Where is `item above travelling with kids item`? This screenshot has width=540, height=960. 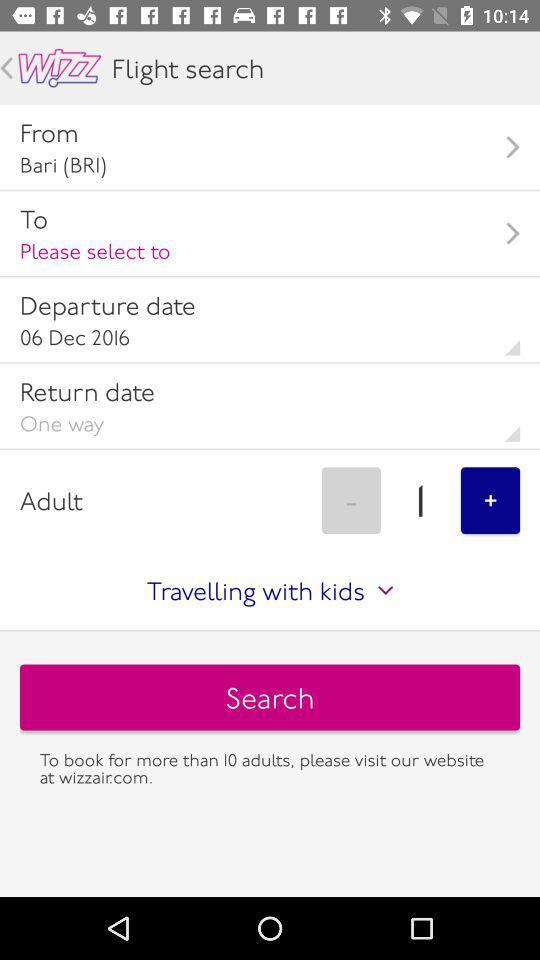 item above travelling with kids item is located at coordinates (350, 499).